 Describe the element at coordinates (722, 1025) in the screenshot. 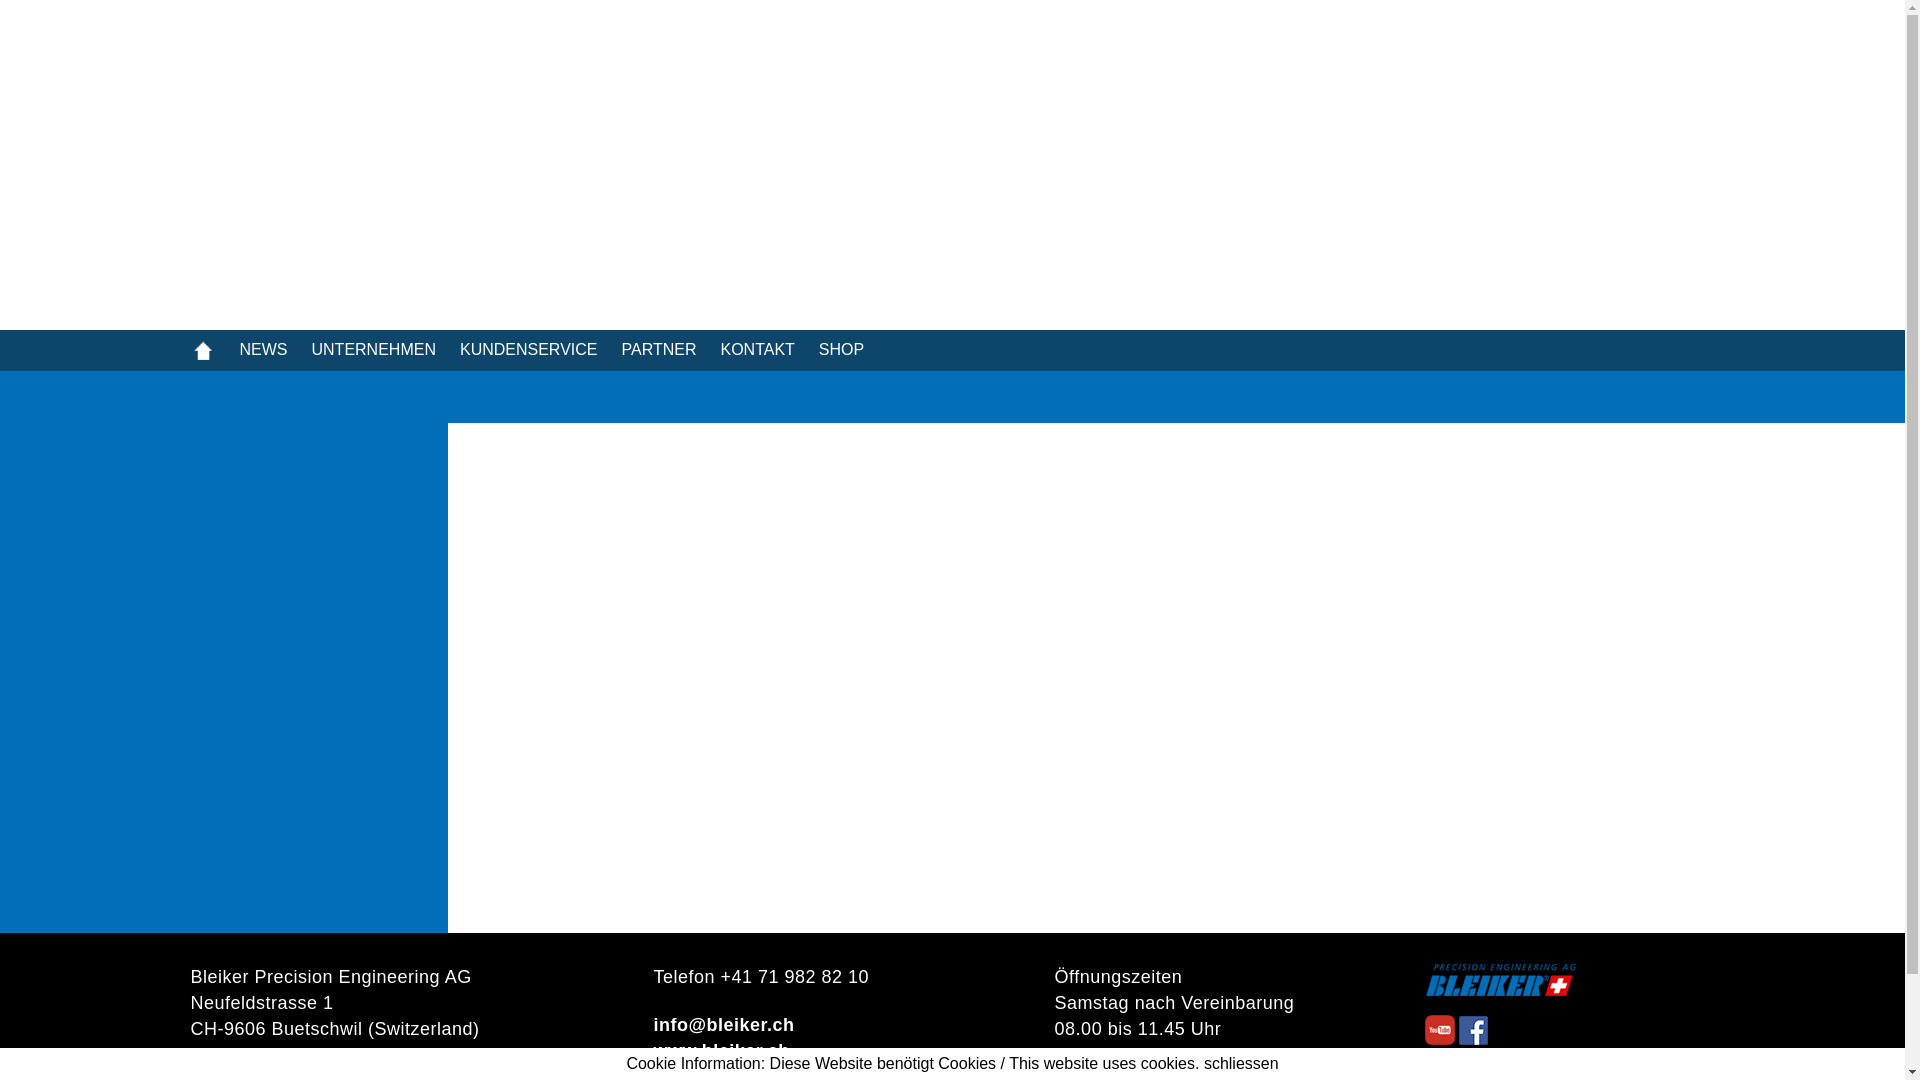

I see `'info@bleiker.ch'` at that location.